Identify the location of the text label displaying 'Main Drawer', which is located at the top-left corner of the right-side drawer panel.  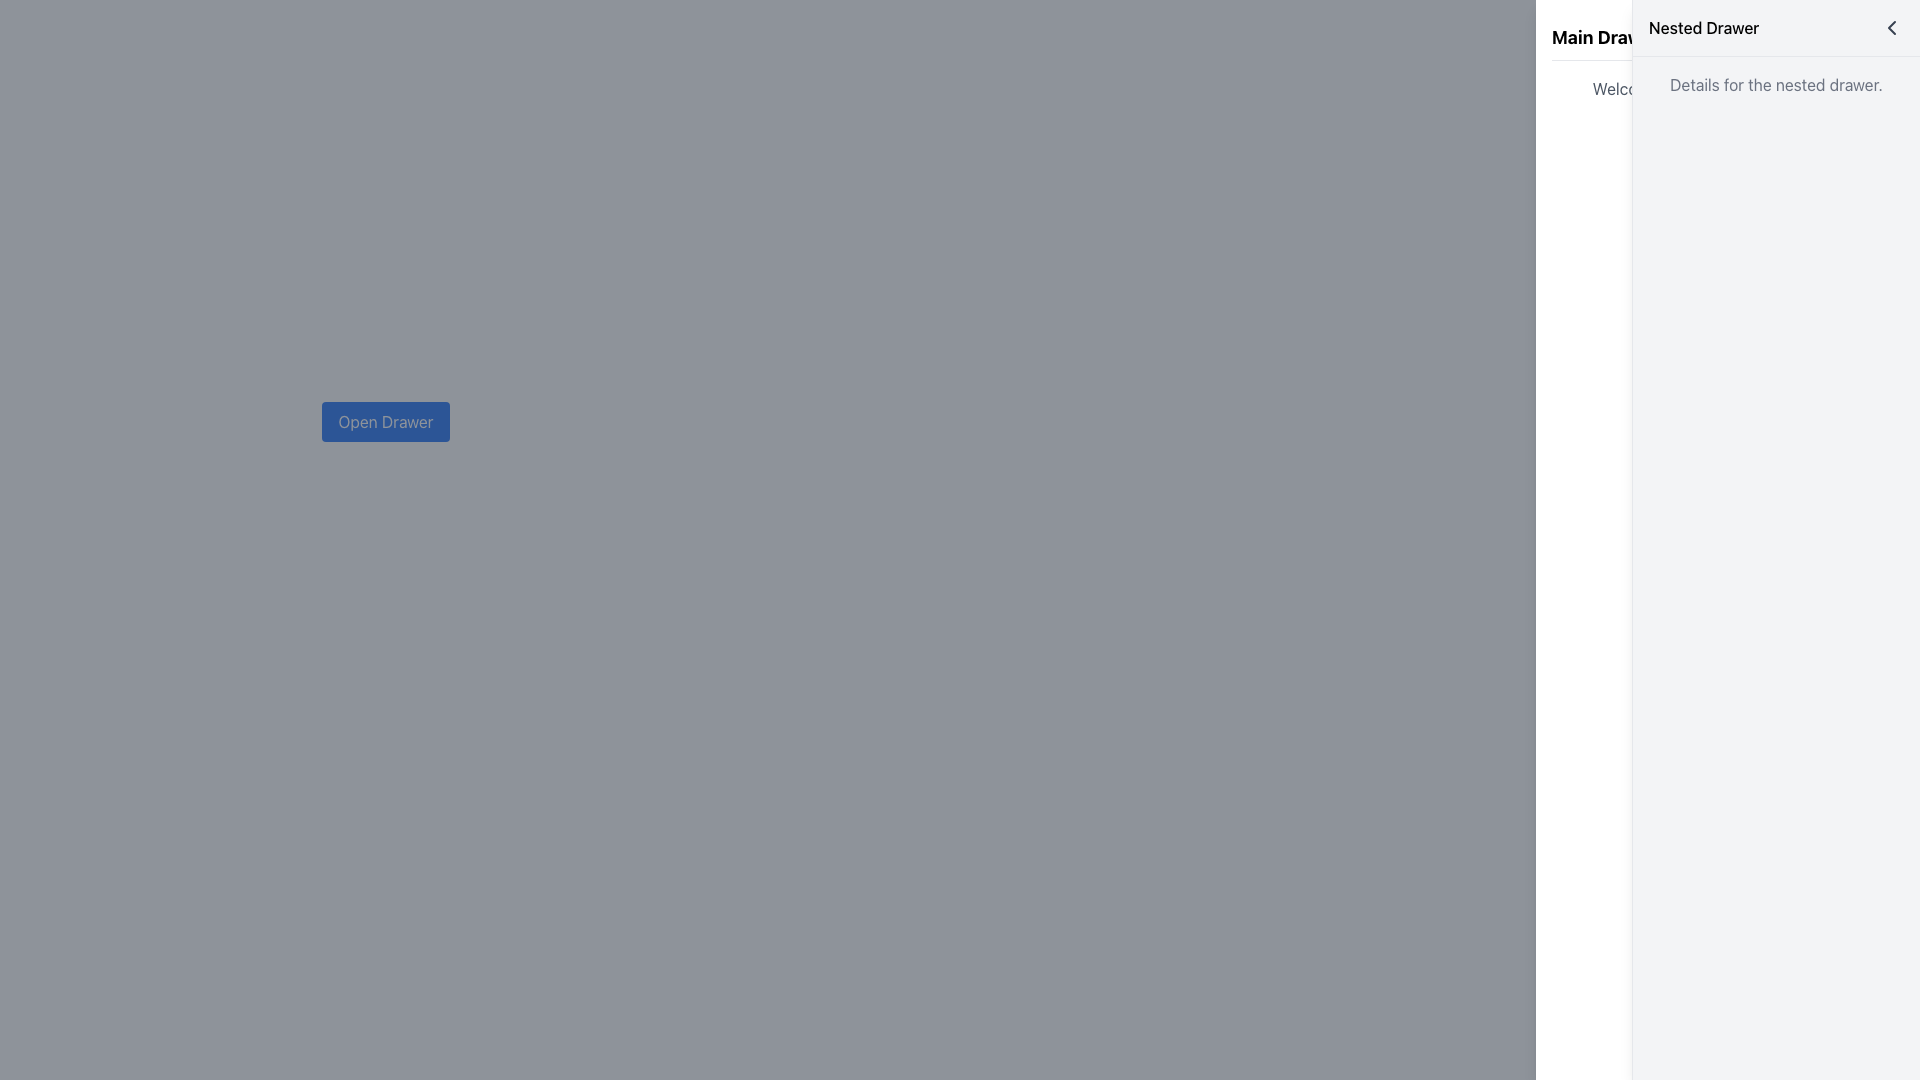
(1605, 38).